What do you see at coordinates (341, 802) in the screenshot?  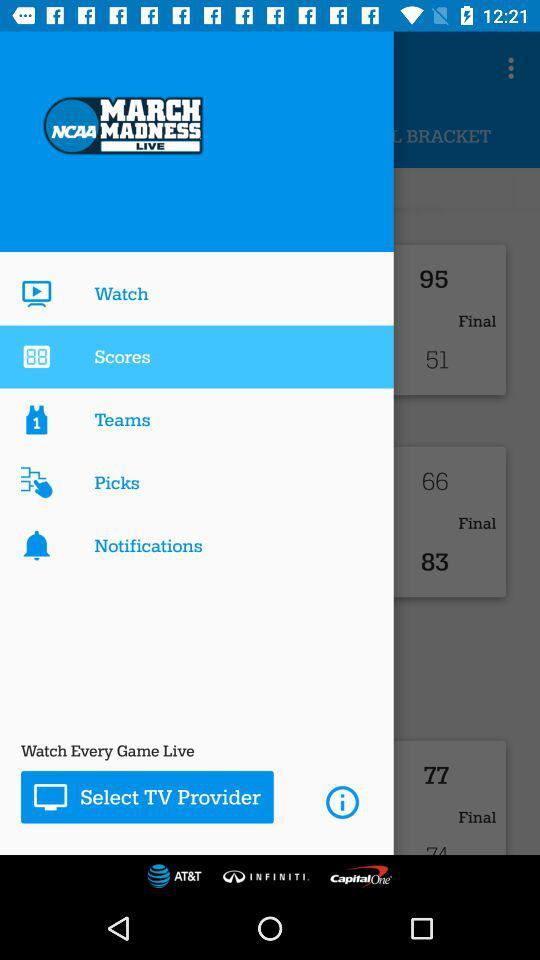 I see `the symbol which is to the immediate right of the select tv provider` at bounding box center [341, 802].